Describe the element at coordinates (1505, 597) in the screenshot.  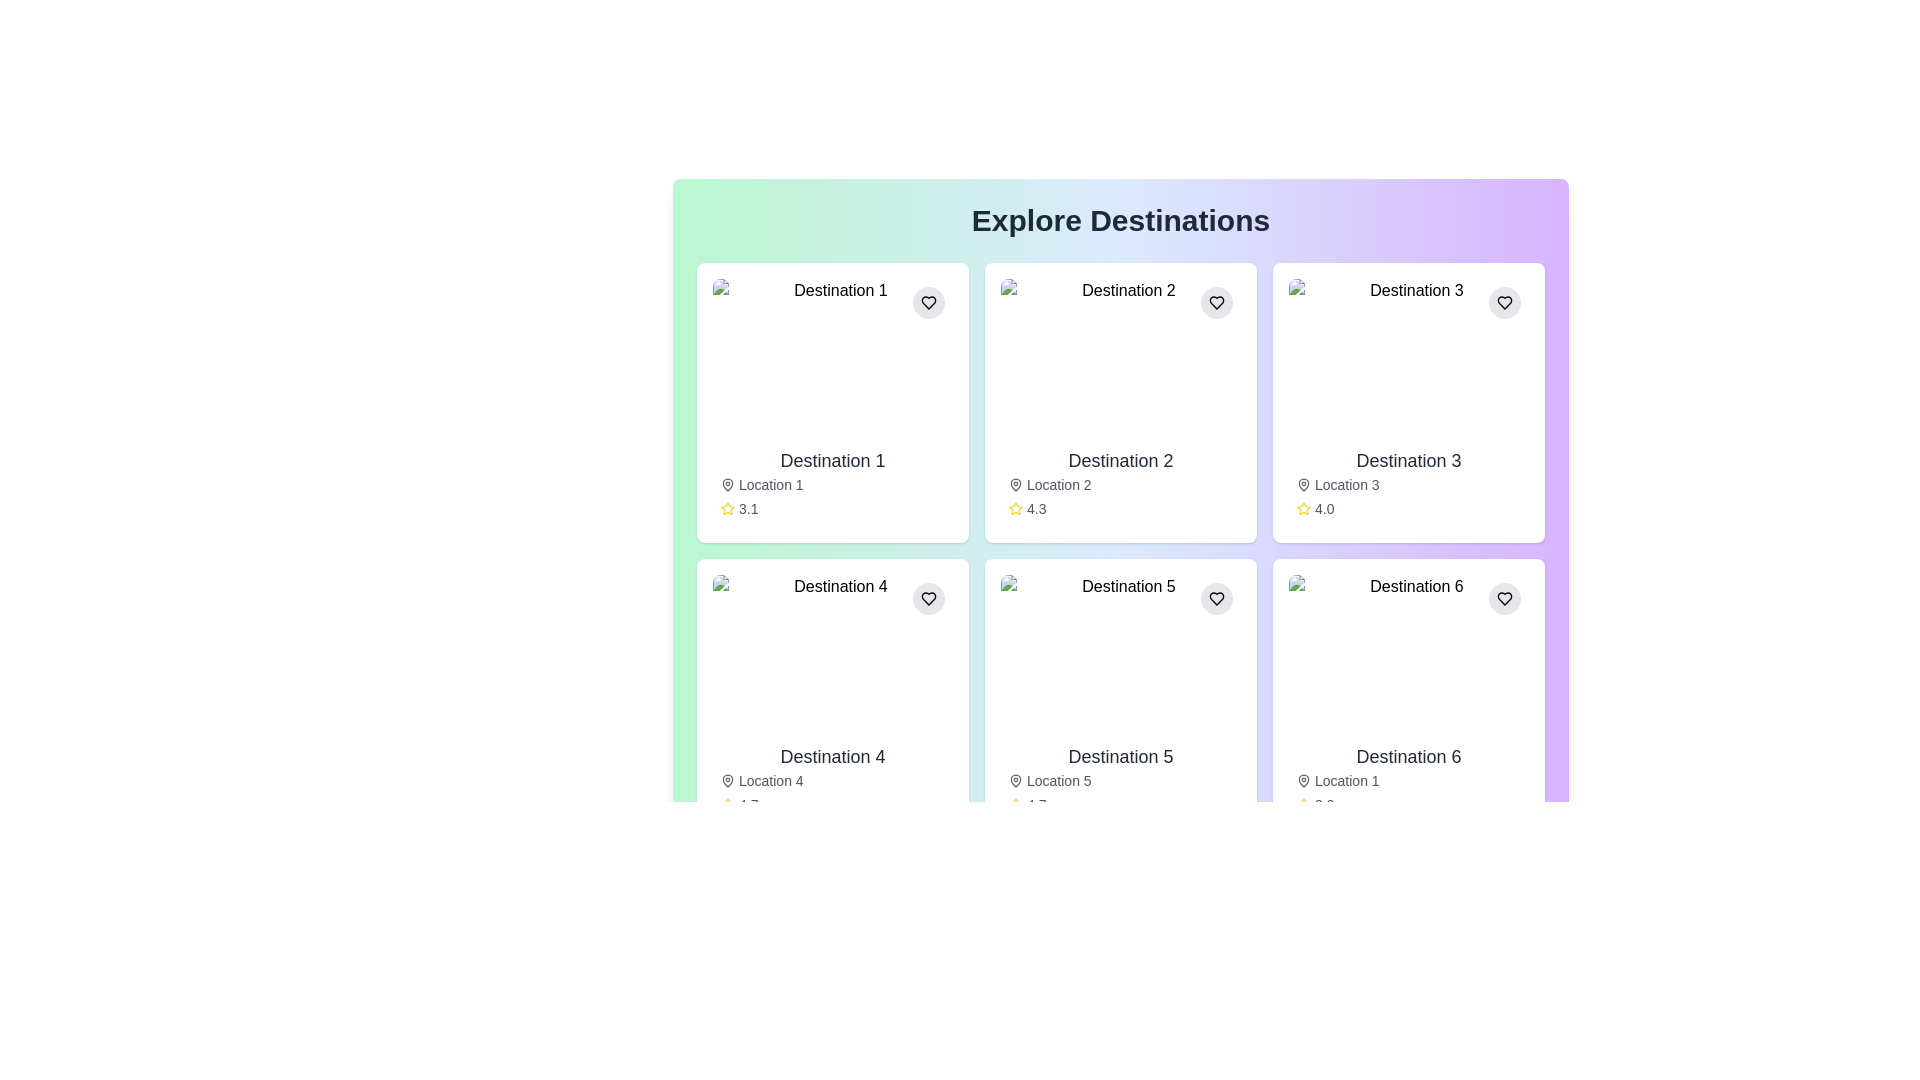
I see `the black outlined heart icon at the top-right corner of the card for 'Destination 6' to mark it as a favorite` at that location.